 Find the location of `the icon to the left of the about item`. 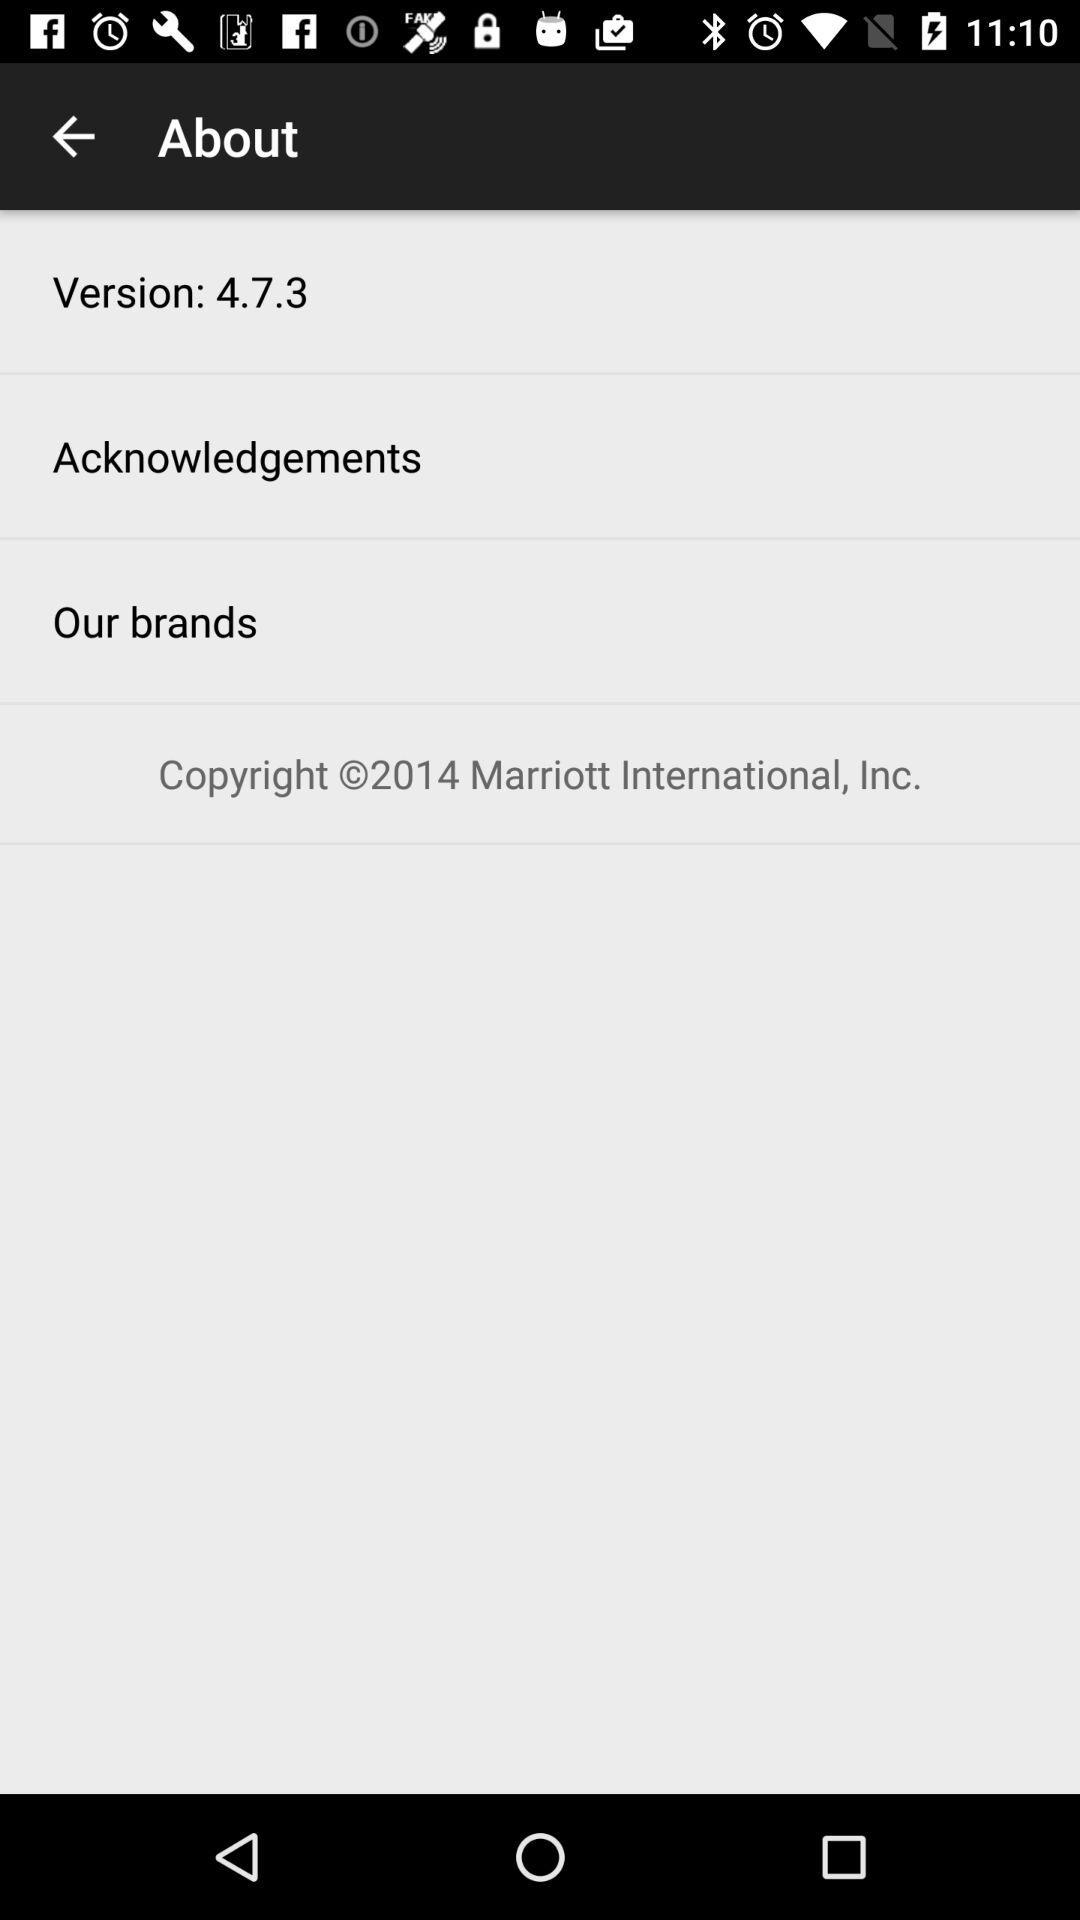

the icon to the left of the about item is located at coordinates (72, 135).